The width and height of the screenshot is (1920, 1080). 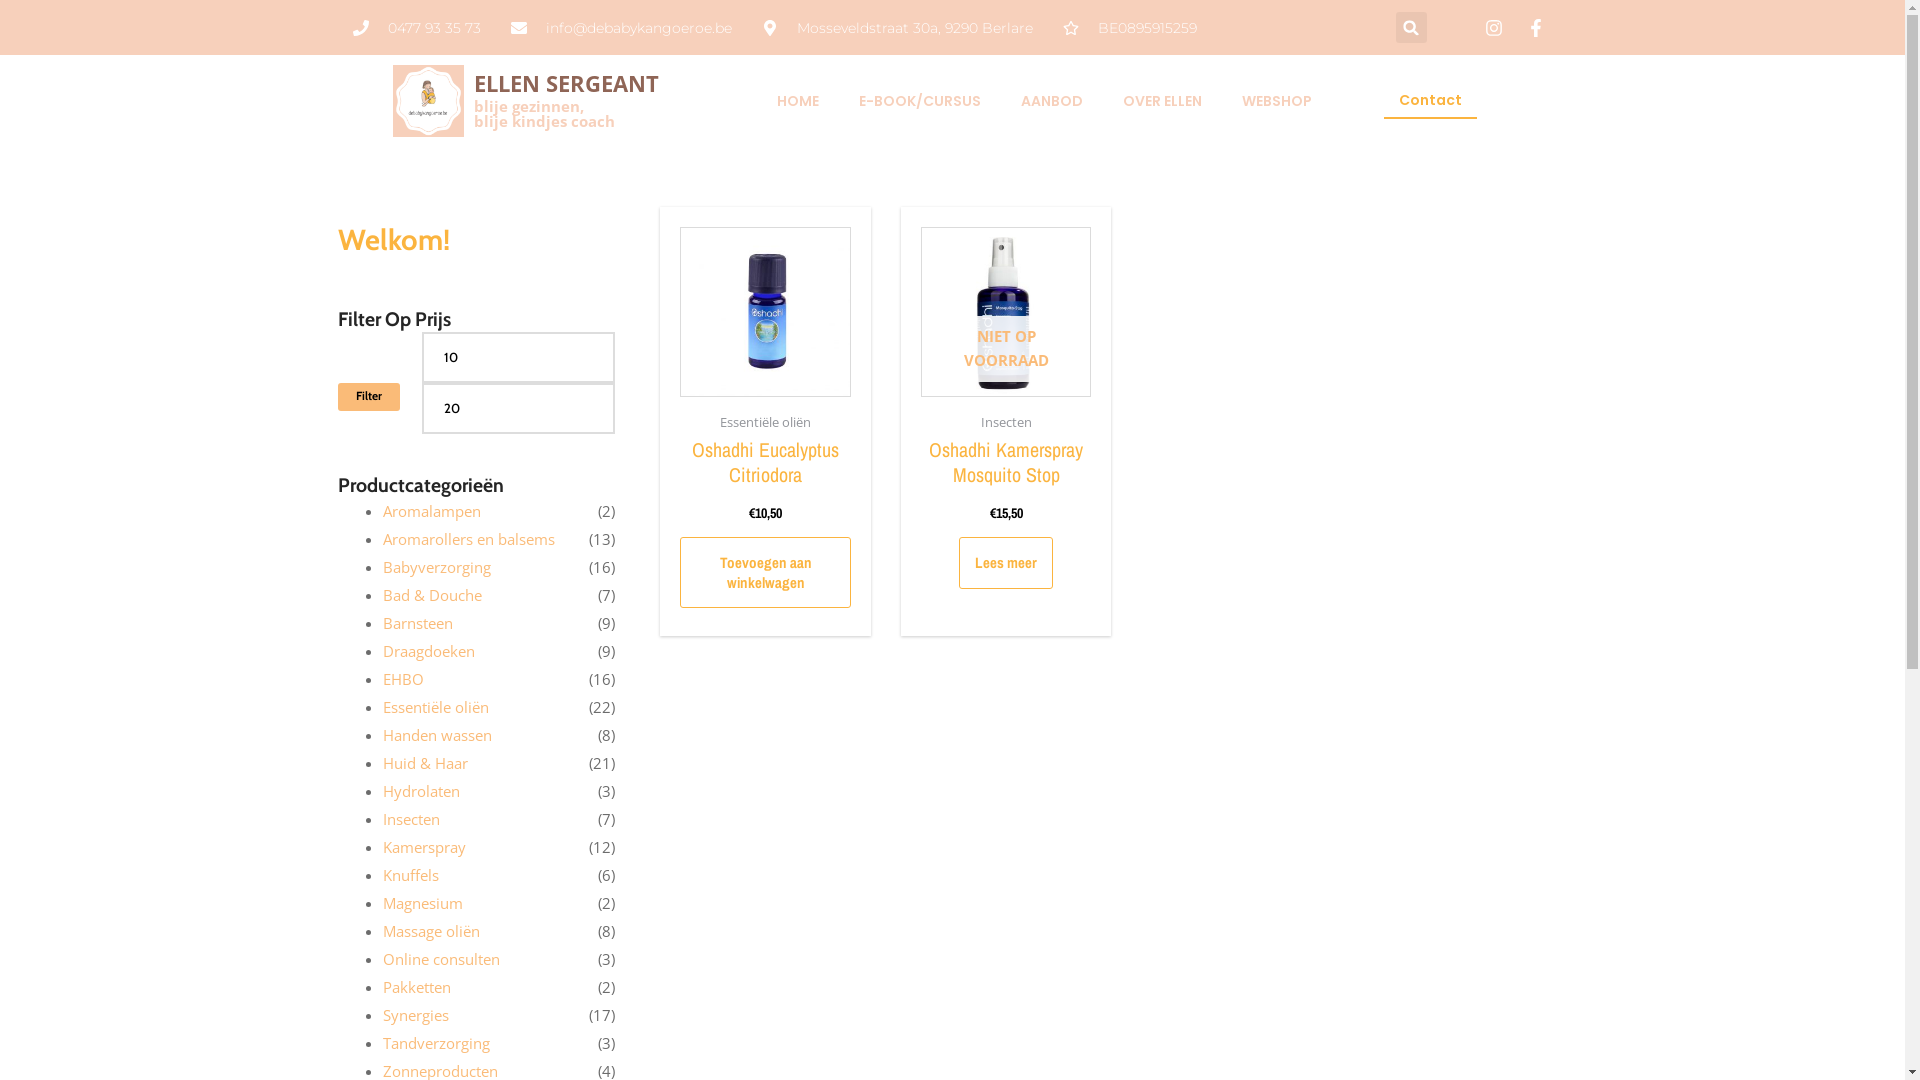 What do you see at coordinates (430, 509) in the screenshot?
I see `'Aromalampen'` at bounding box center [430, 509].